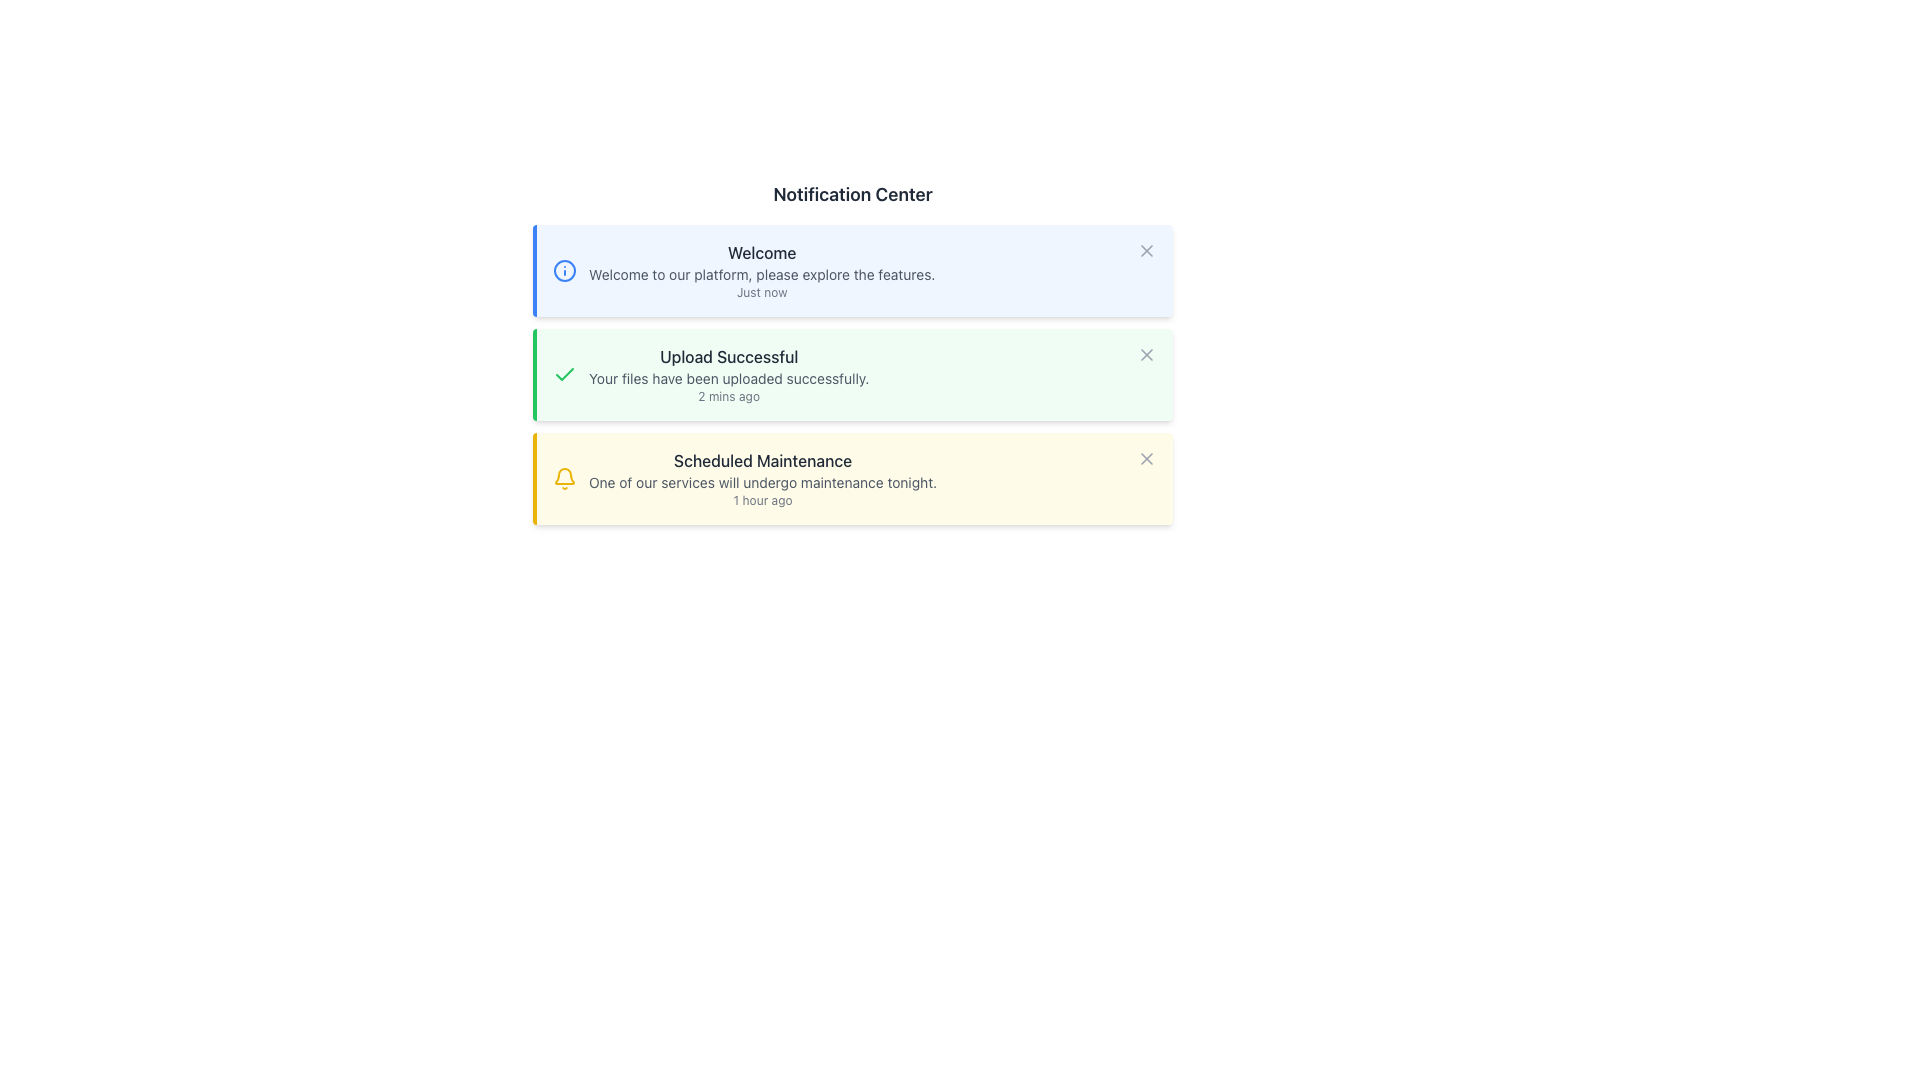 Image resolution: width=1920 pixels, height=1080 pixels. I want to click on the text label displaying '2 mins ago' which is located in the green notification box titled 'Upload Successful', so click(728, 397).